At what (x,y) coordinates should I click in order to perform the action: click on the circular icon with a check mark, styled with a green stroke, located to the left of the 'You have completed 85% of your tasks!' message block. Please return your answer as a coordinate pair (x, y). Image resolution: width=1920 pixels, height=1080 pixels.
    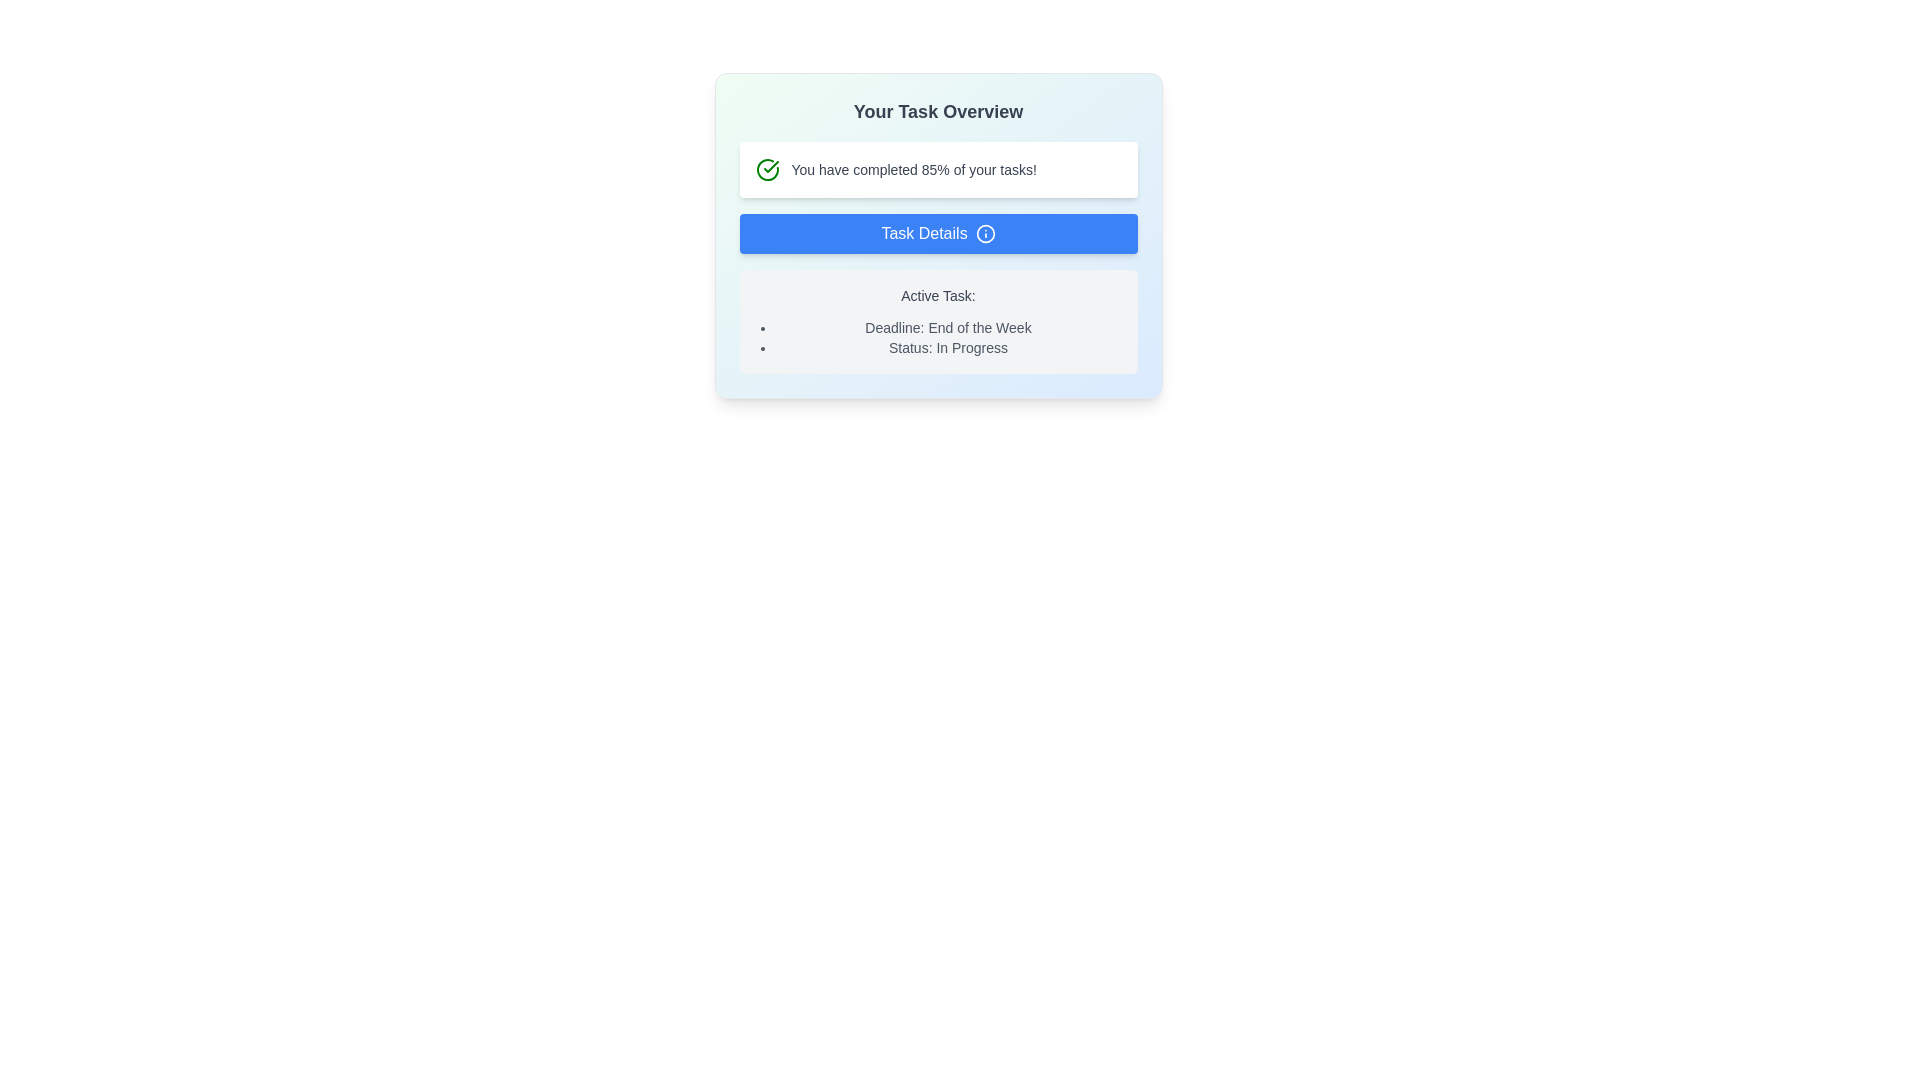
    Looking at the image, I should click on (766, 168).